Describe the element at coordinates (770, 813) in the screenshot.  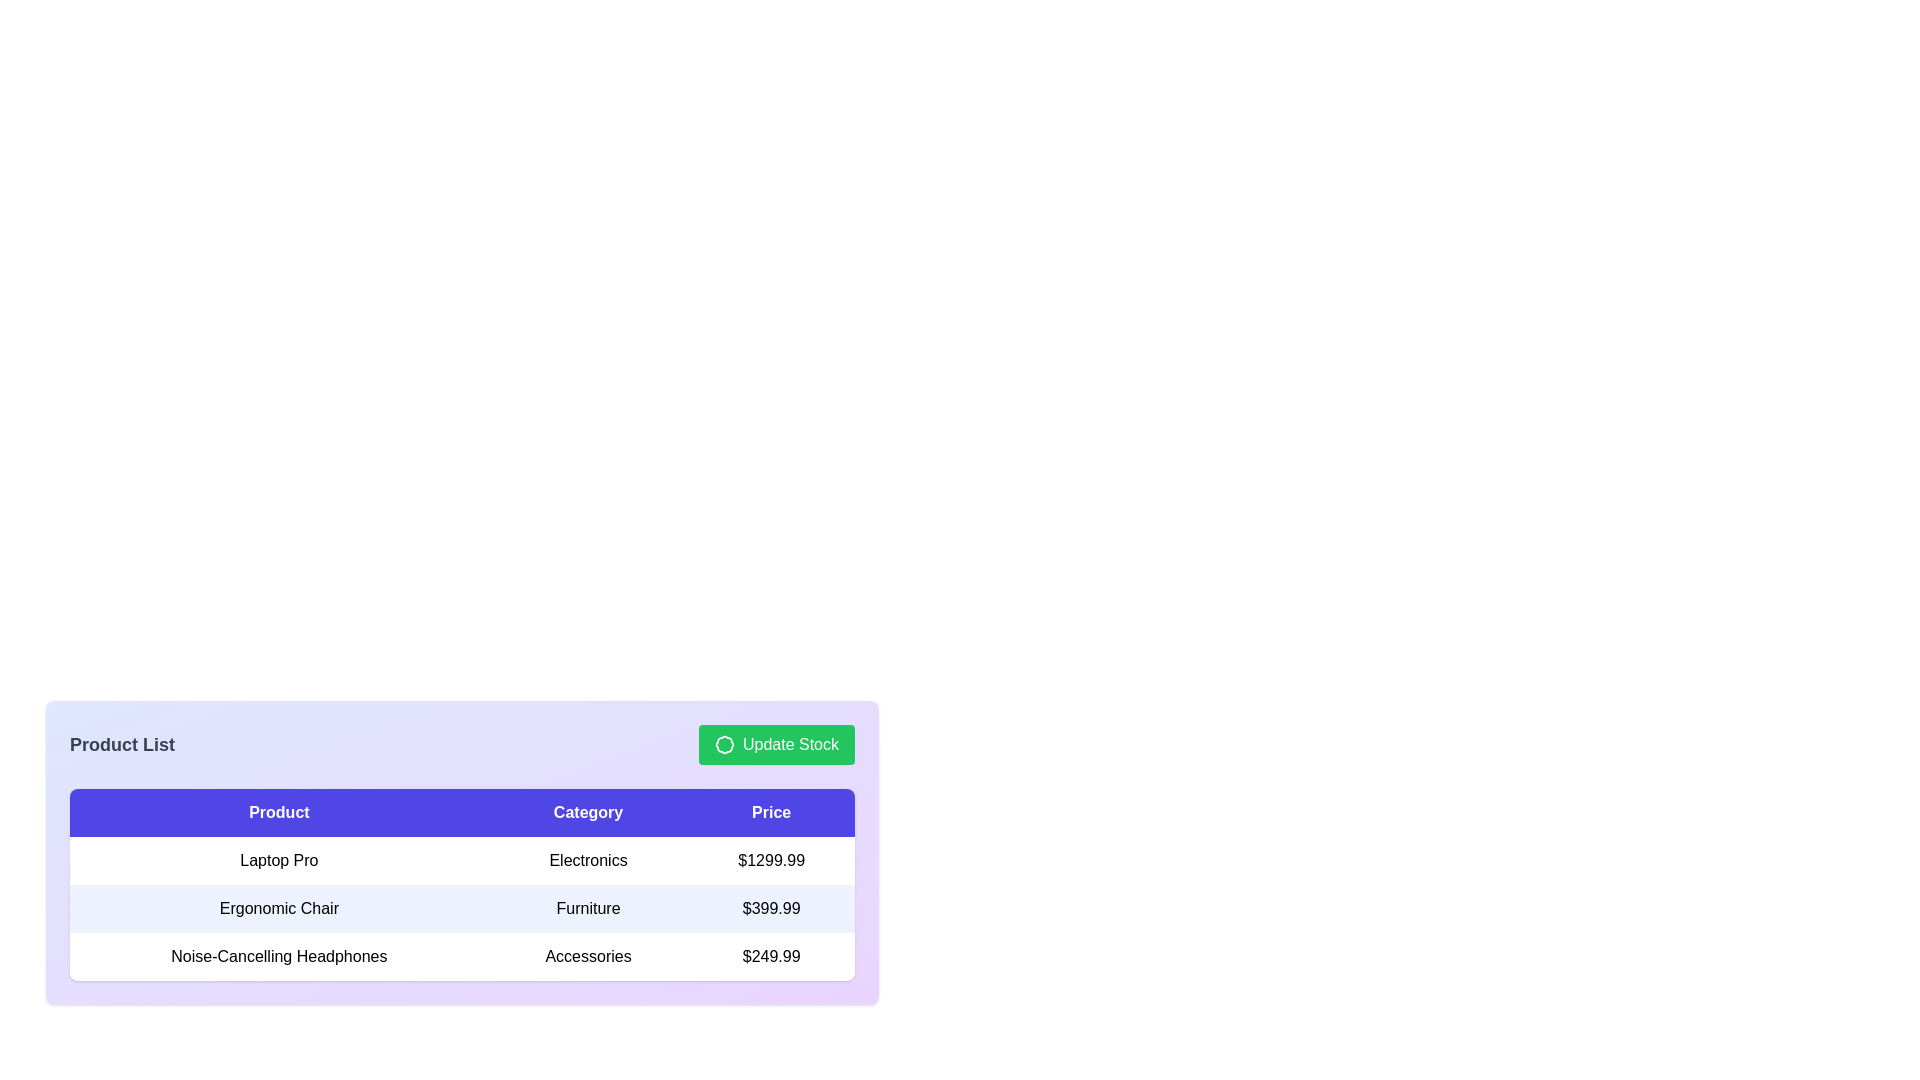
I see `the 'Price' header element, which is the third column header in the 'ProductCategoryPrice' section, displayed in white text on a purple background` at that location.